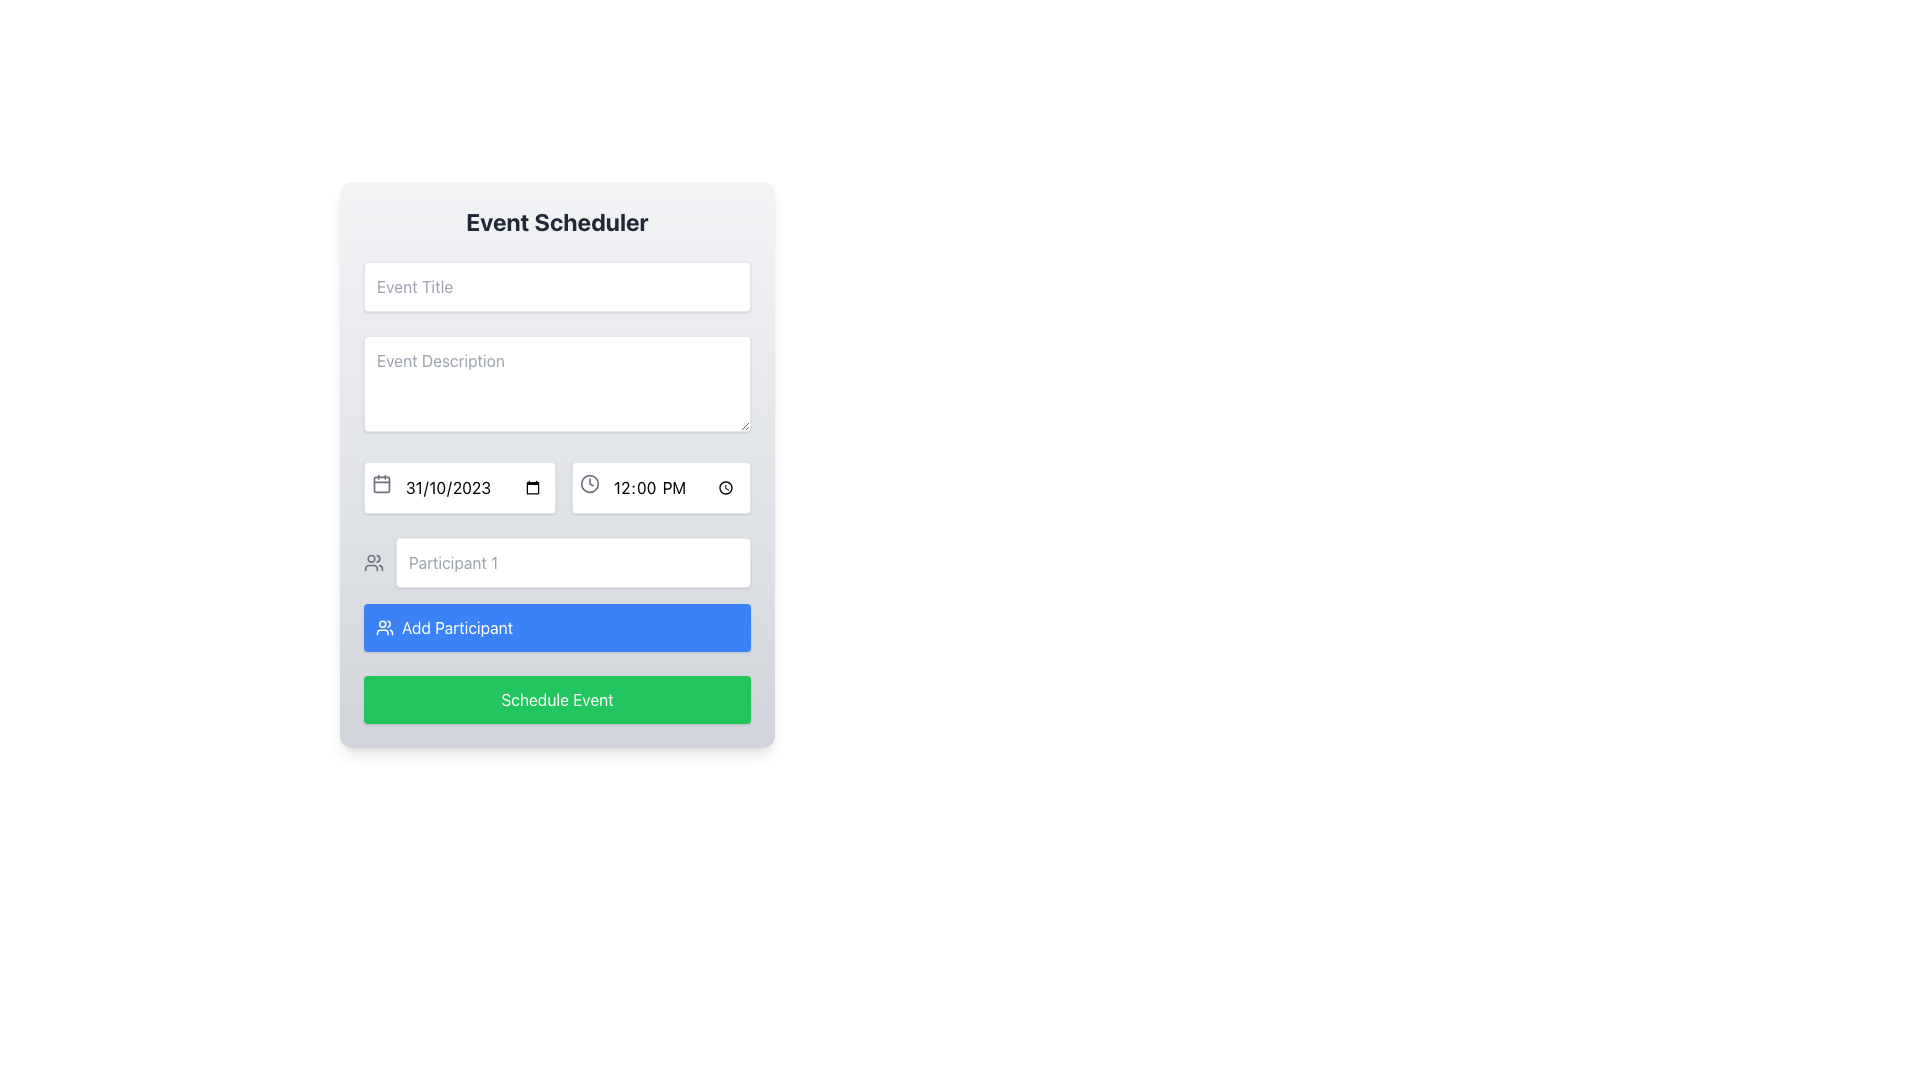 Image resolution: width=1920 pixels, height=1080 pixels. Describe the element at coordinates (382, 483) in the screenshot. I see `the calendar icon located to the left of the 'Date Picker' input field to trigger tooltips or animations` at that location.